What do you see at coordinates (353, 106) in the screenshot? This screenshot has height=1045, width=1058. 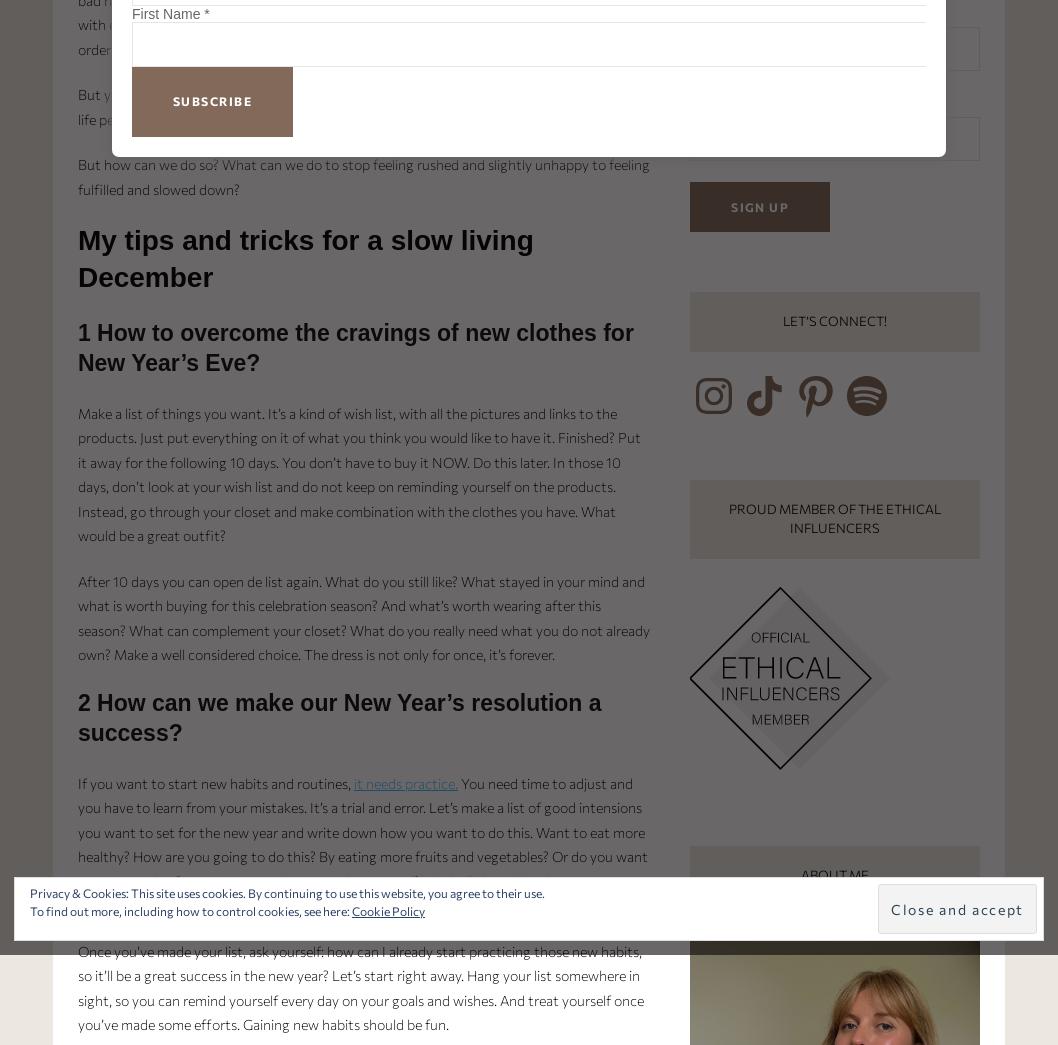 I see `', the clothes you own are enough. Stuff doesn’t make life perfect. How we feel makes it perfect, so let’s start enjoying, instead of craving.'` at bounding box center [353, 106].